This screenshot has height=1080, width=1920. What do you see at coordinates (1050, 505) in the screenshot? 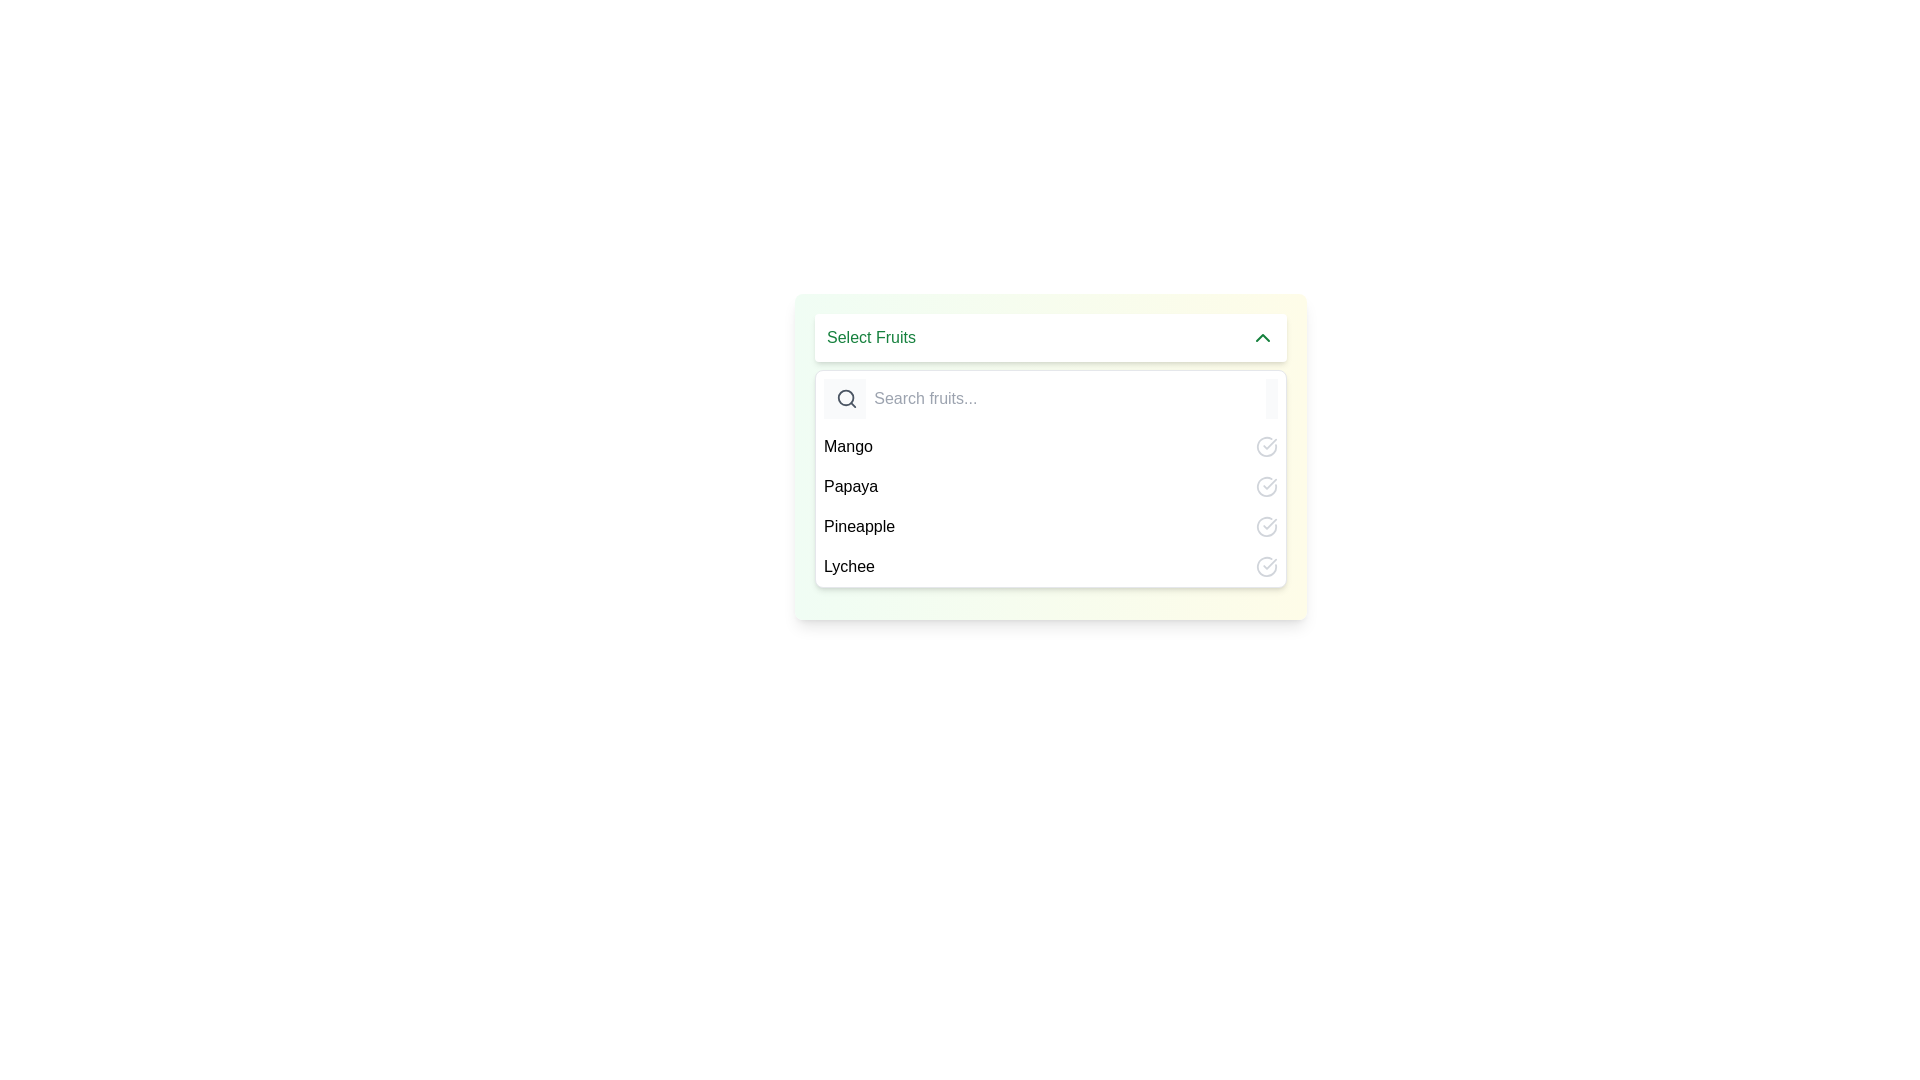
I see `the third list item in the dropdown that highlights the entry 'Pineapple', which is positioned under the search input field and follows 'Papaya'` at bounding box center [1050, 505].